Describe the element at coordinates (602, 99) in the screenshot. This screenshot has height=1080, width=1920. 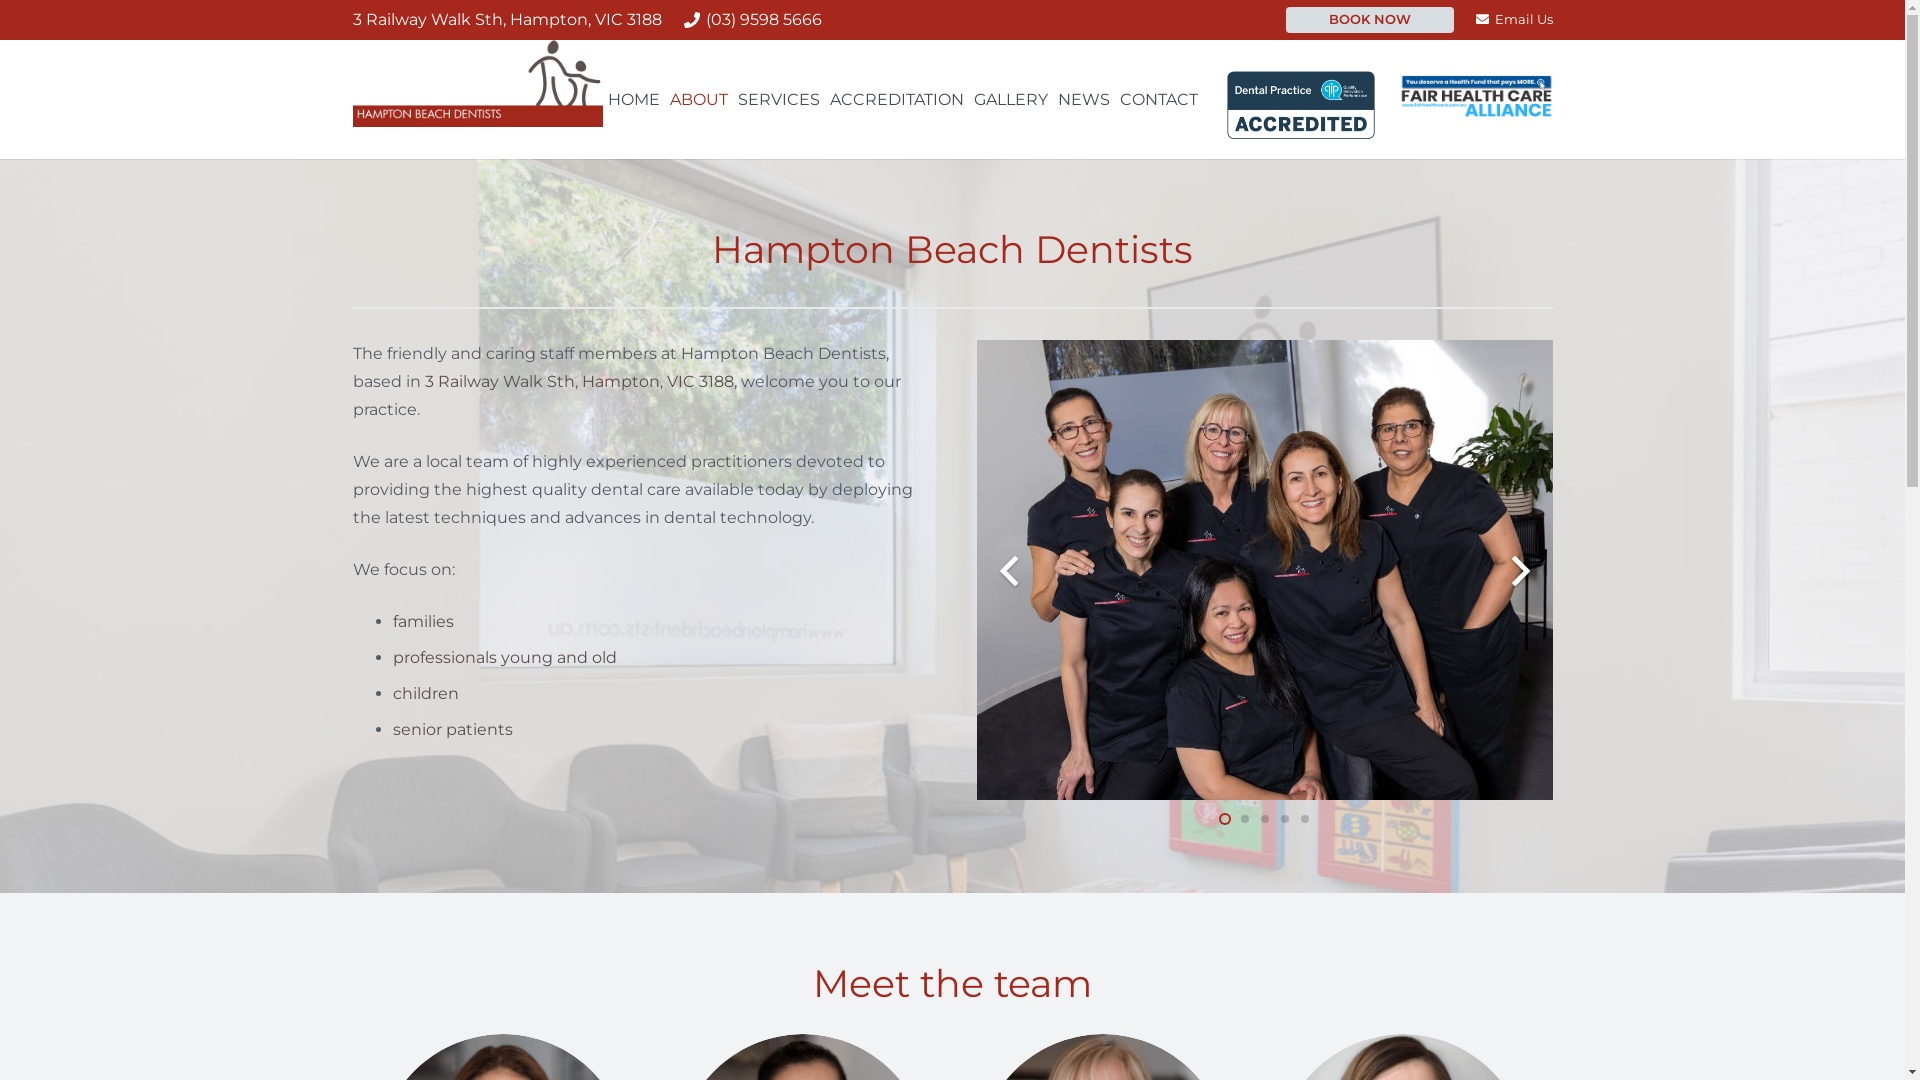
I see `'HOME'` at that location.